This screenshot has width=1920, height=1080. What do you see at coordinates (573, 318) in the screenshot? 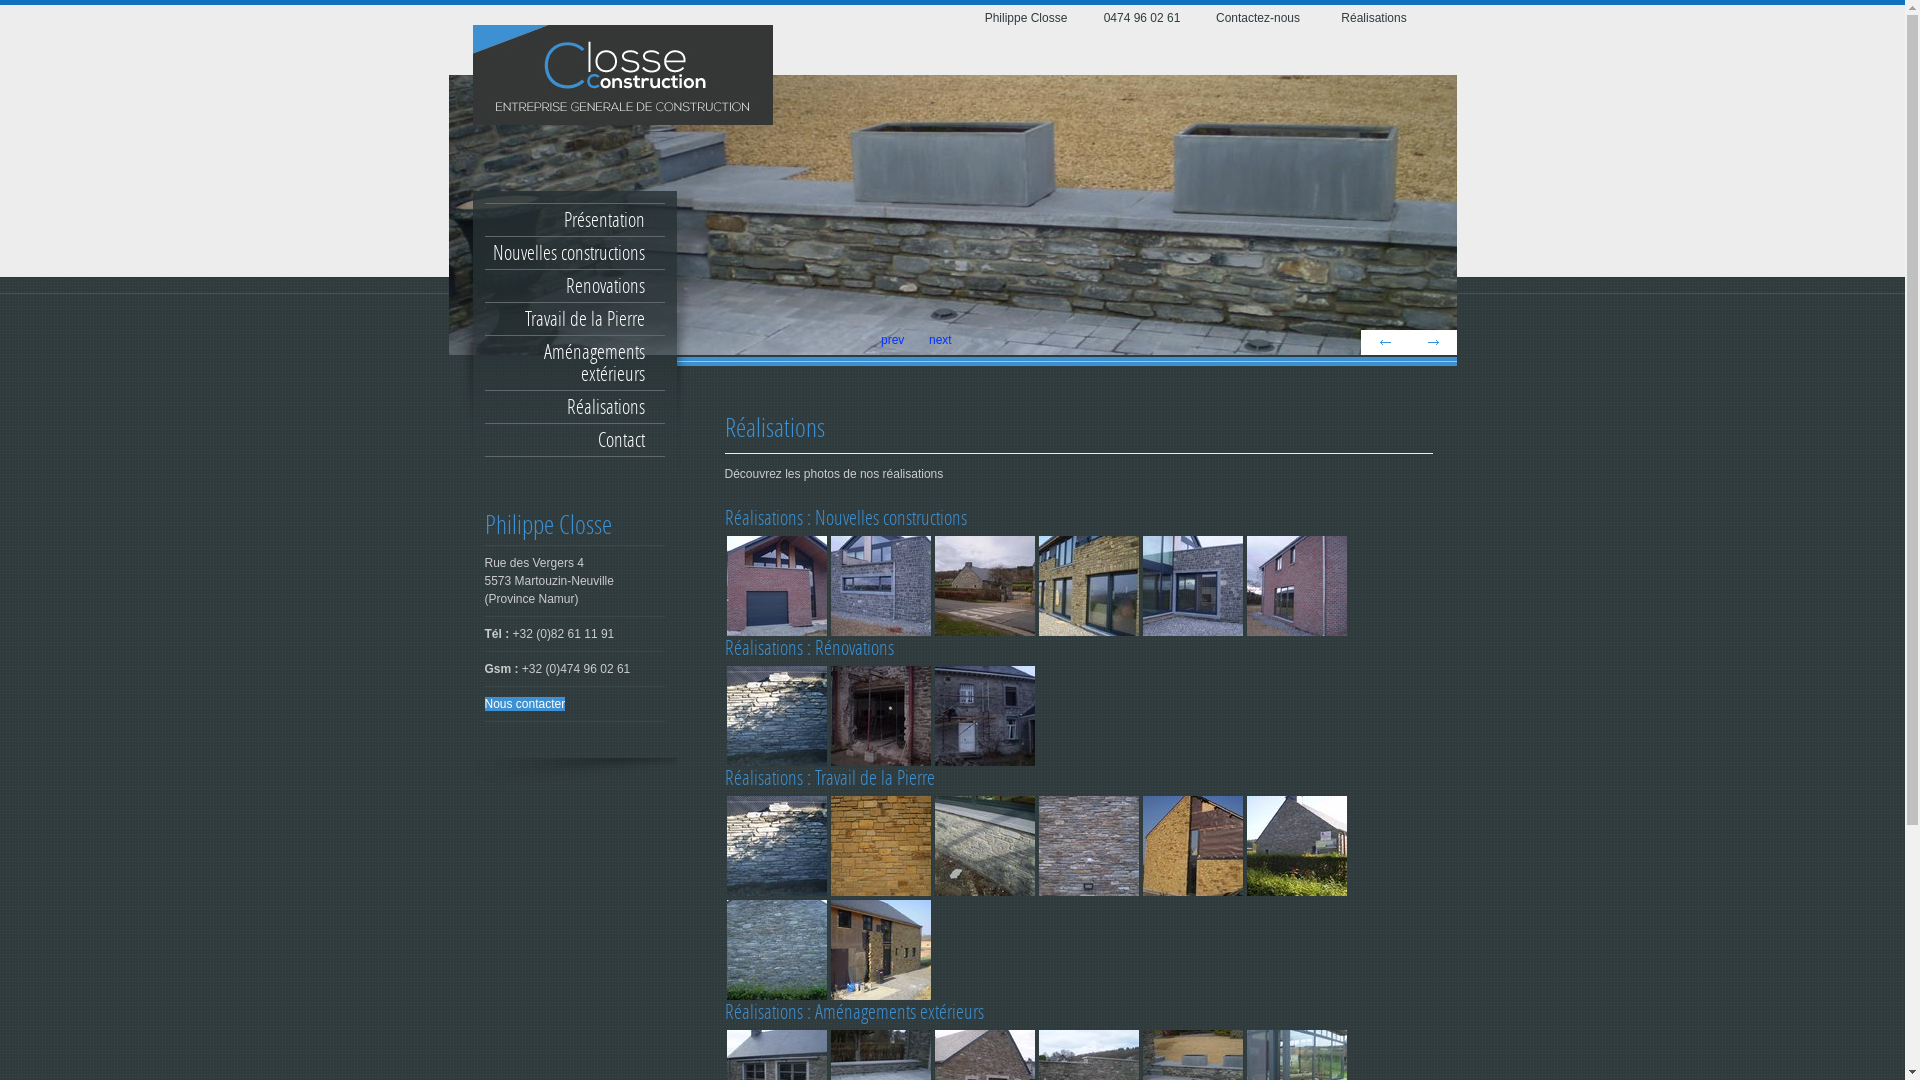
I see `'Travail de la Pierre'` at bounding box center [573, 318].